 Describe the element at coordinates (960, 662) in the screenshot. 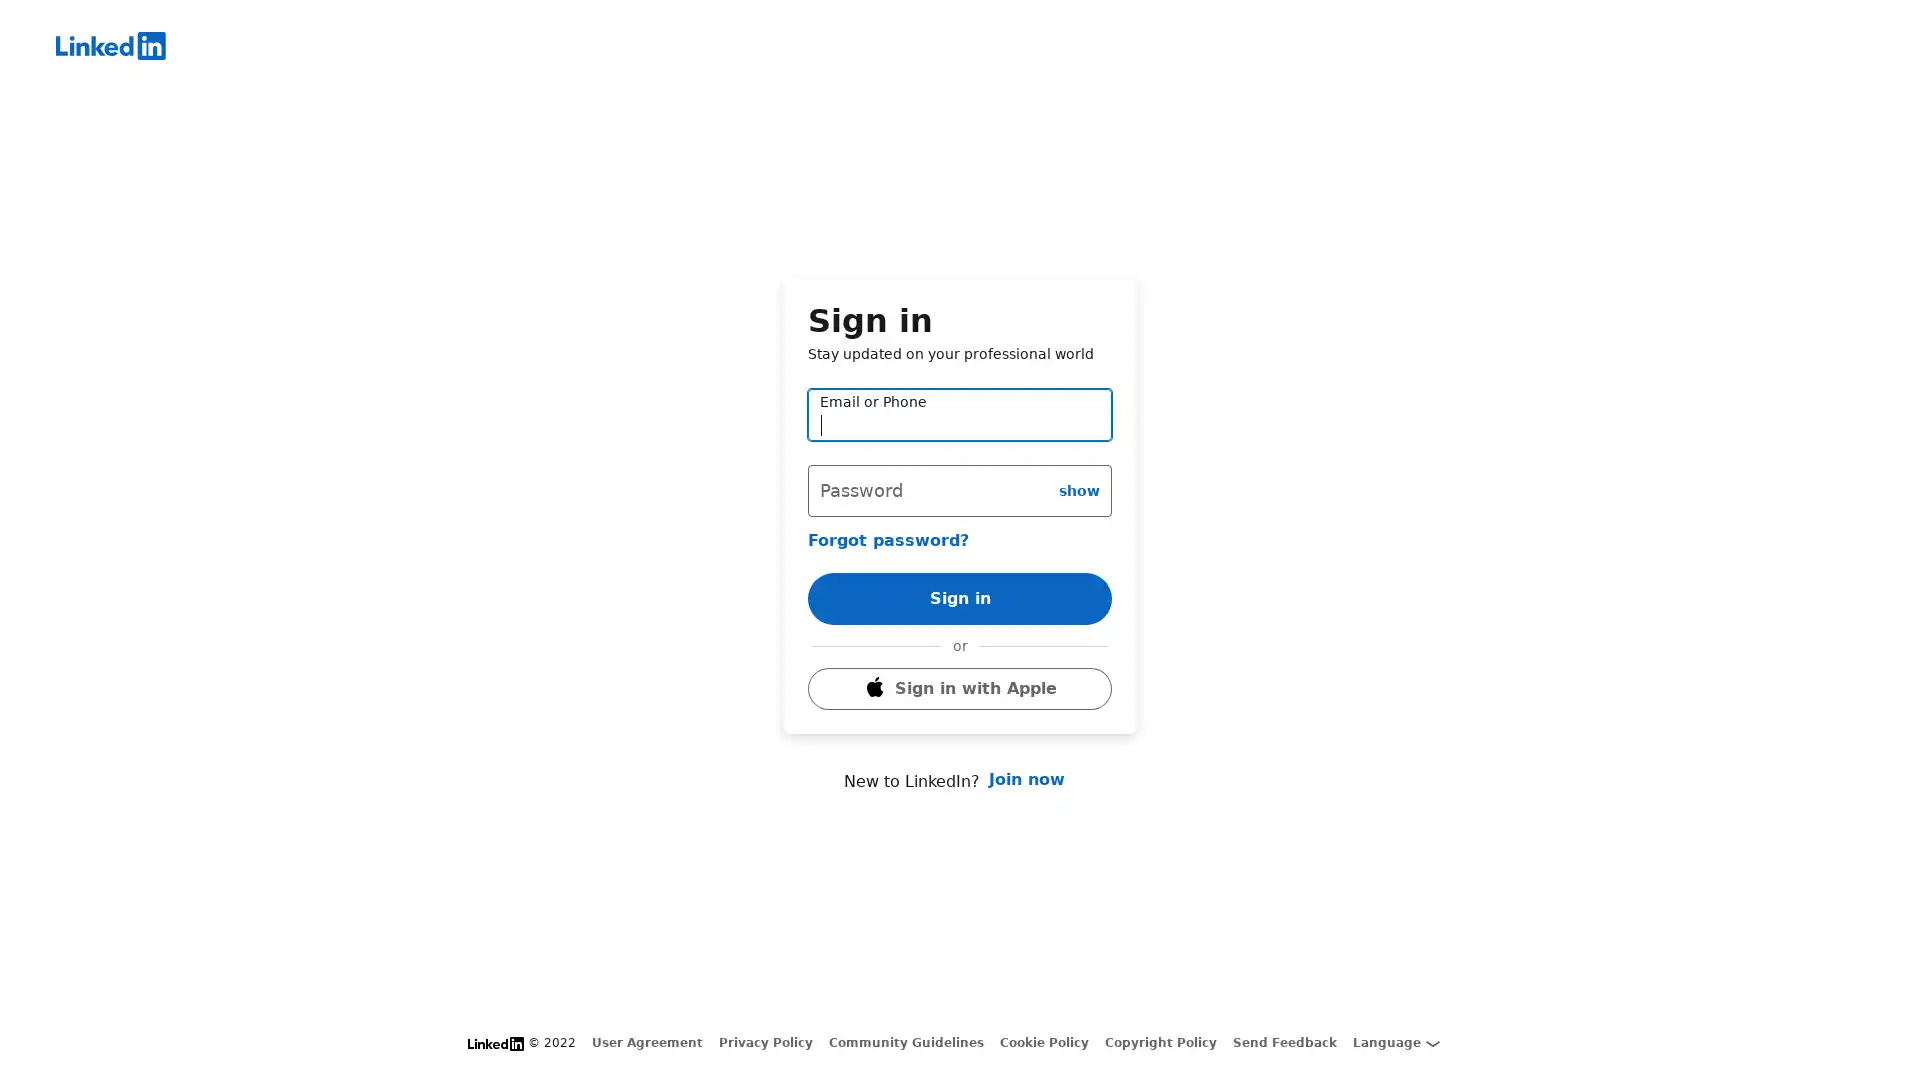

I see `Sign in with Google` at that location.